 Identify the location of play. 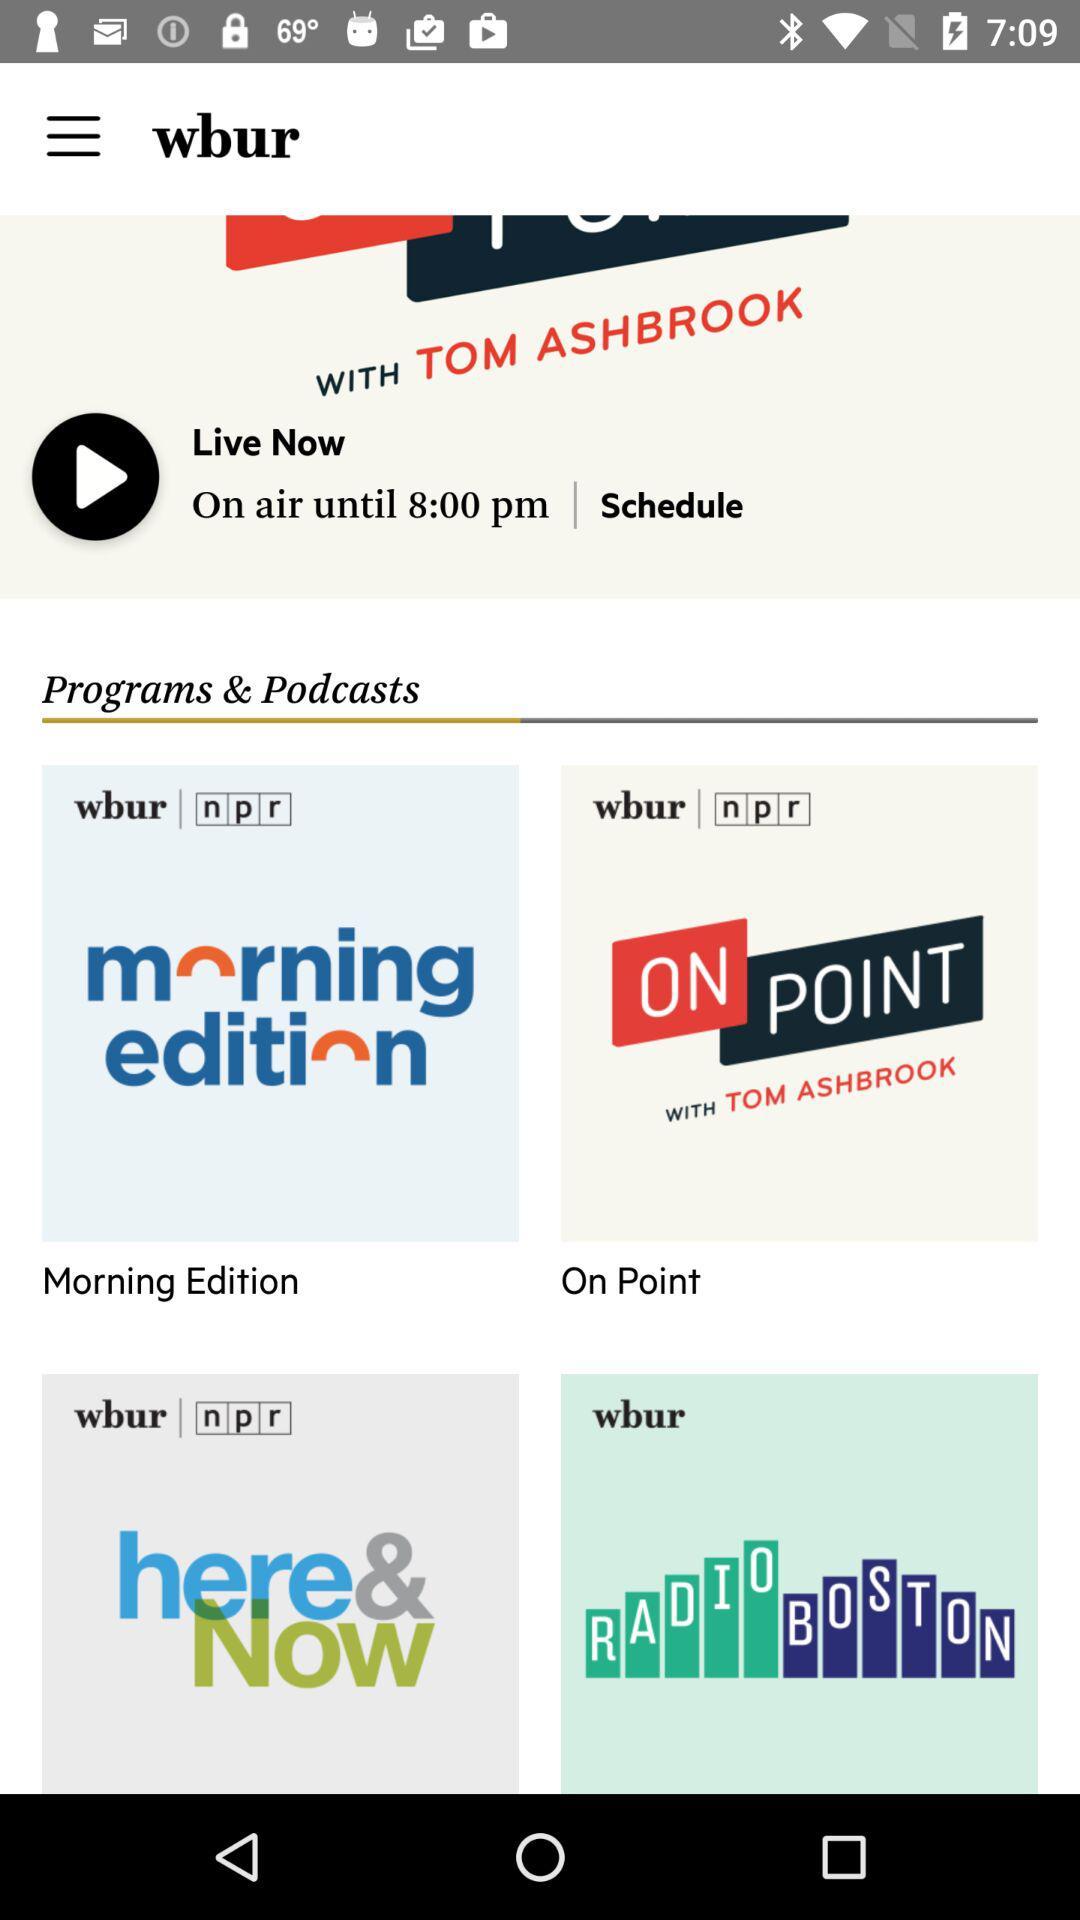
(96, 481).